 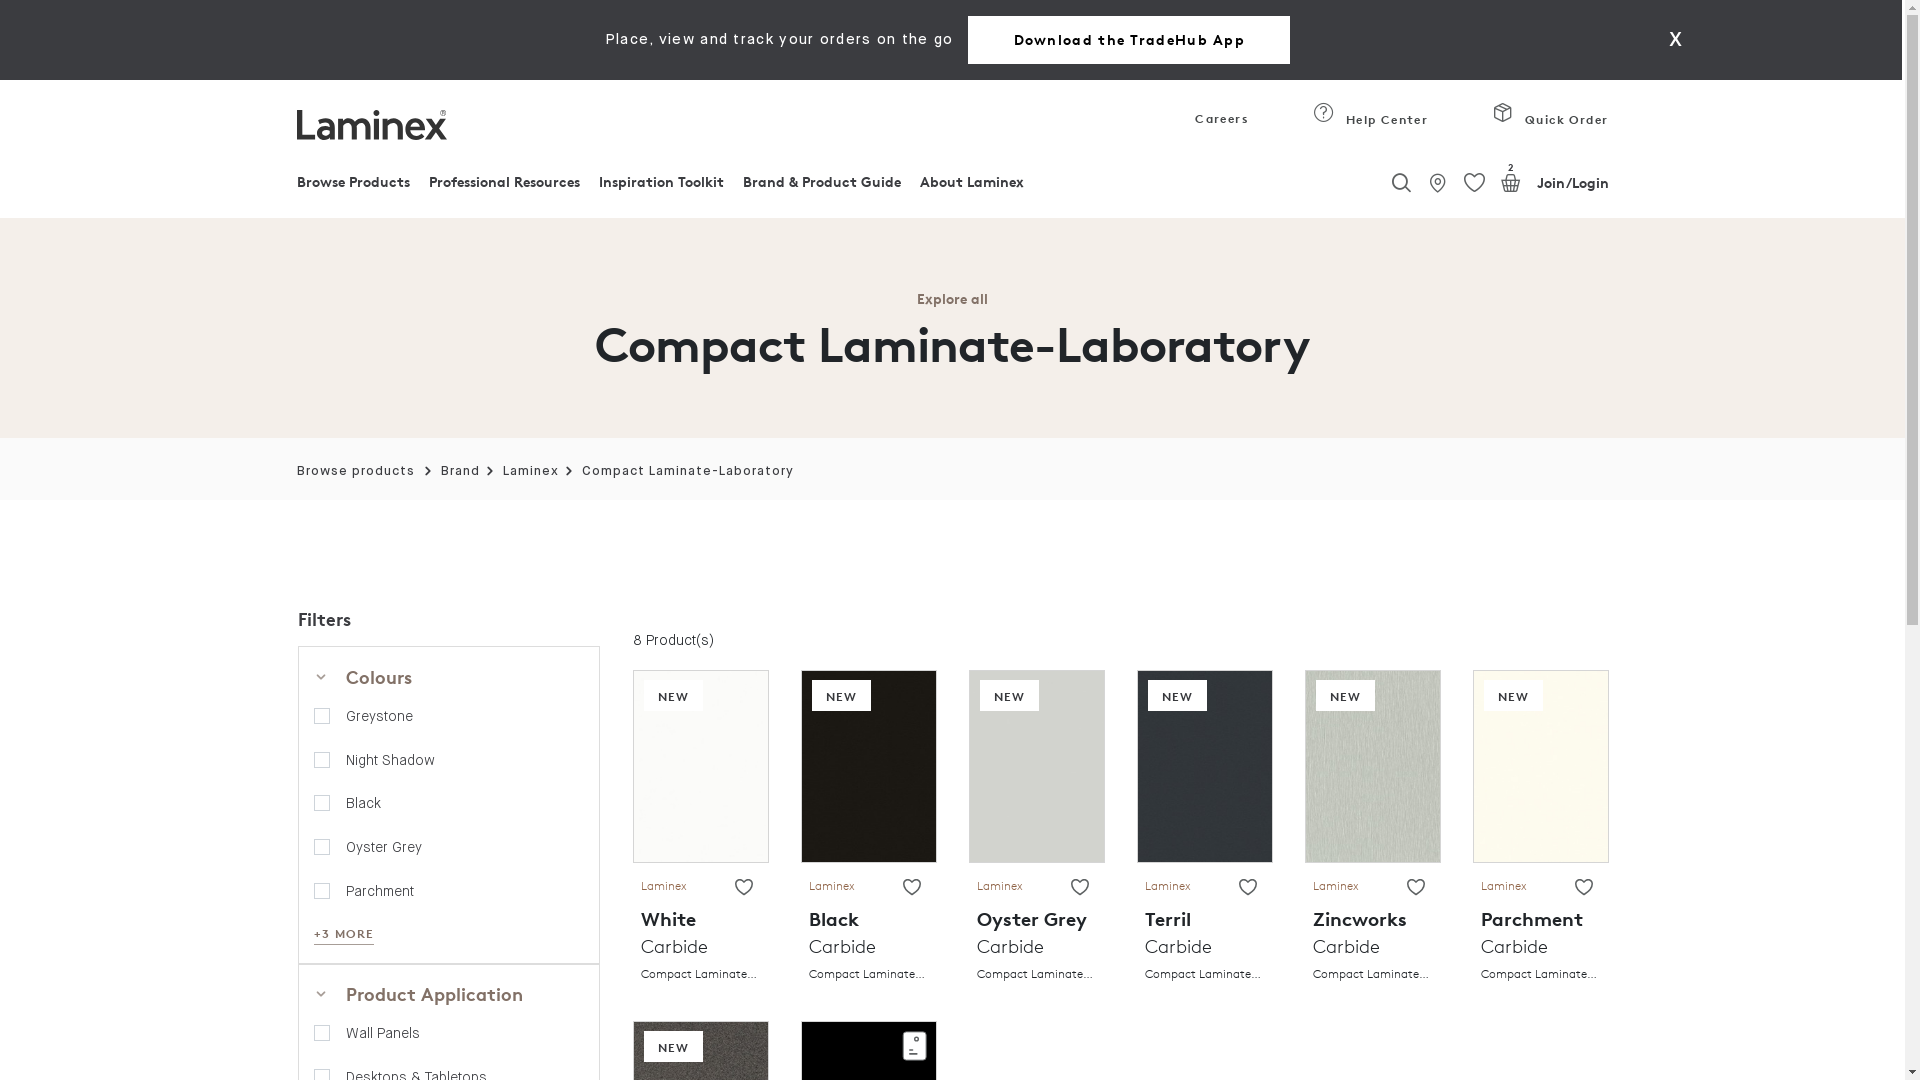 I want to click on 'Browse products', so click(x=355, y=471).